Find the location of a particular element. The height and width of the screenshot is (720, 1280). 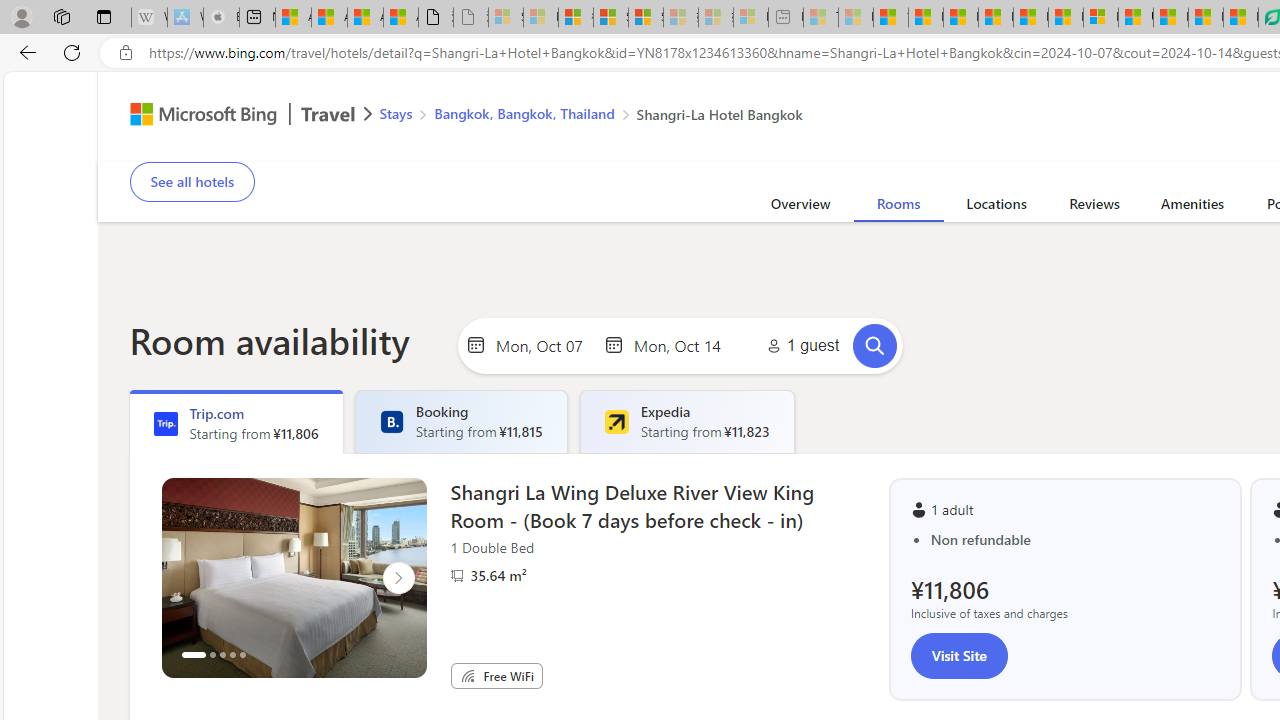

'Booking' is located at coordinates (391, 420).